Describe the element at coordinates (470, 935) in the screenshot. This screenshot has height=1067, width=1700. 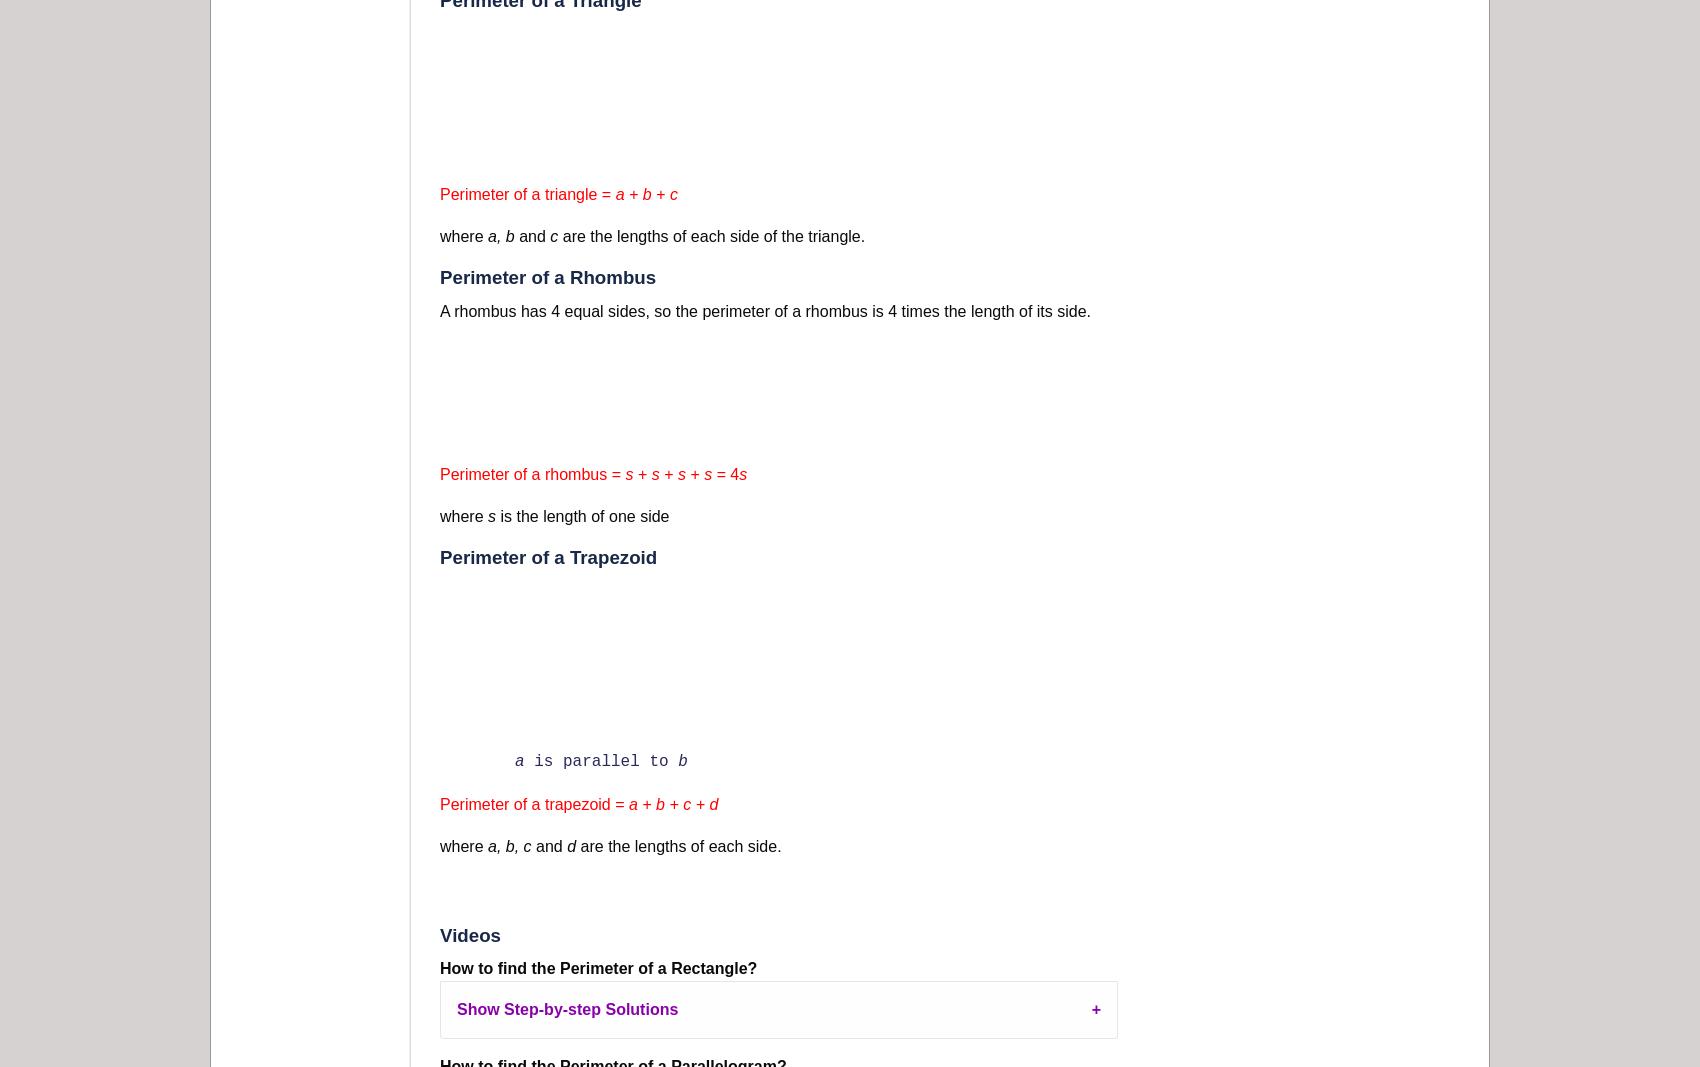
I see `'Videos'` at that location.